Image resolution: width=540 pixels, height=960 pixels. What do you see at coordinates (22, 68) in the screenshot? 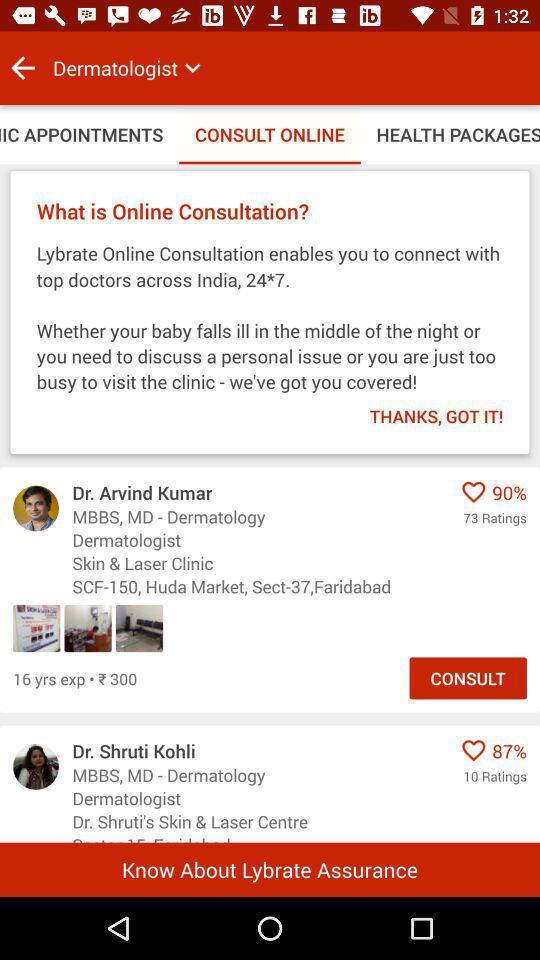
I see `previous screen` at bounding box center [22, 68].